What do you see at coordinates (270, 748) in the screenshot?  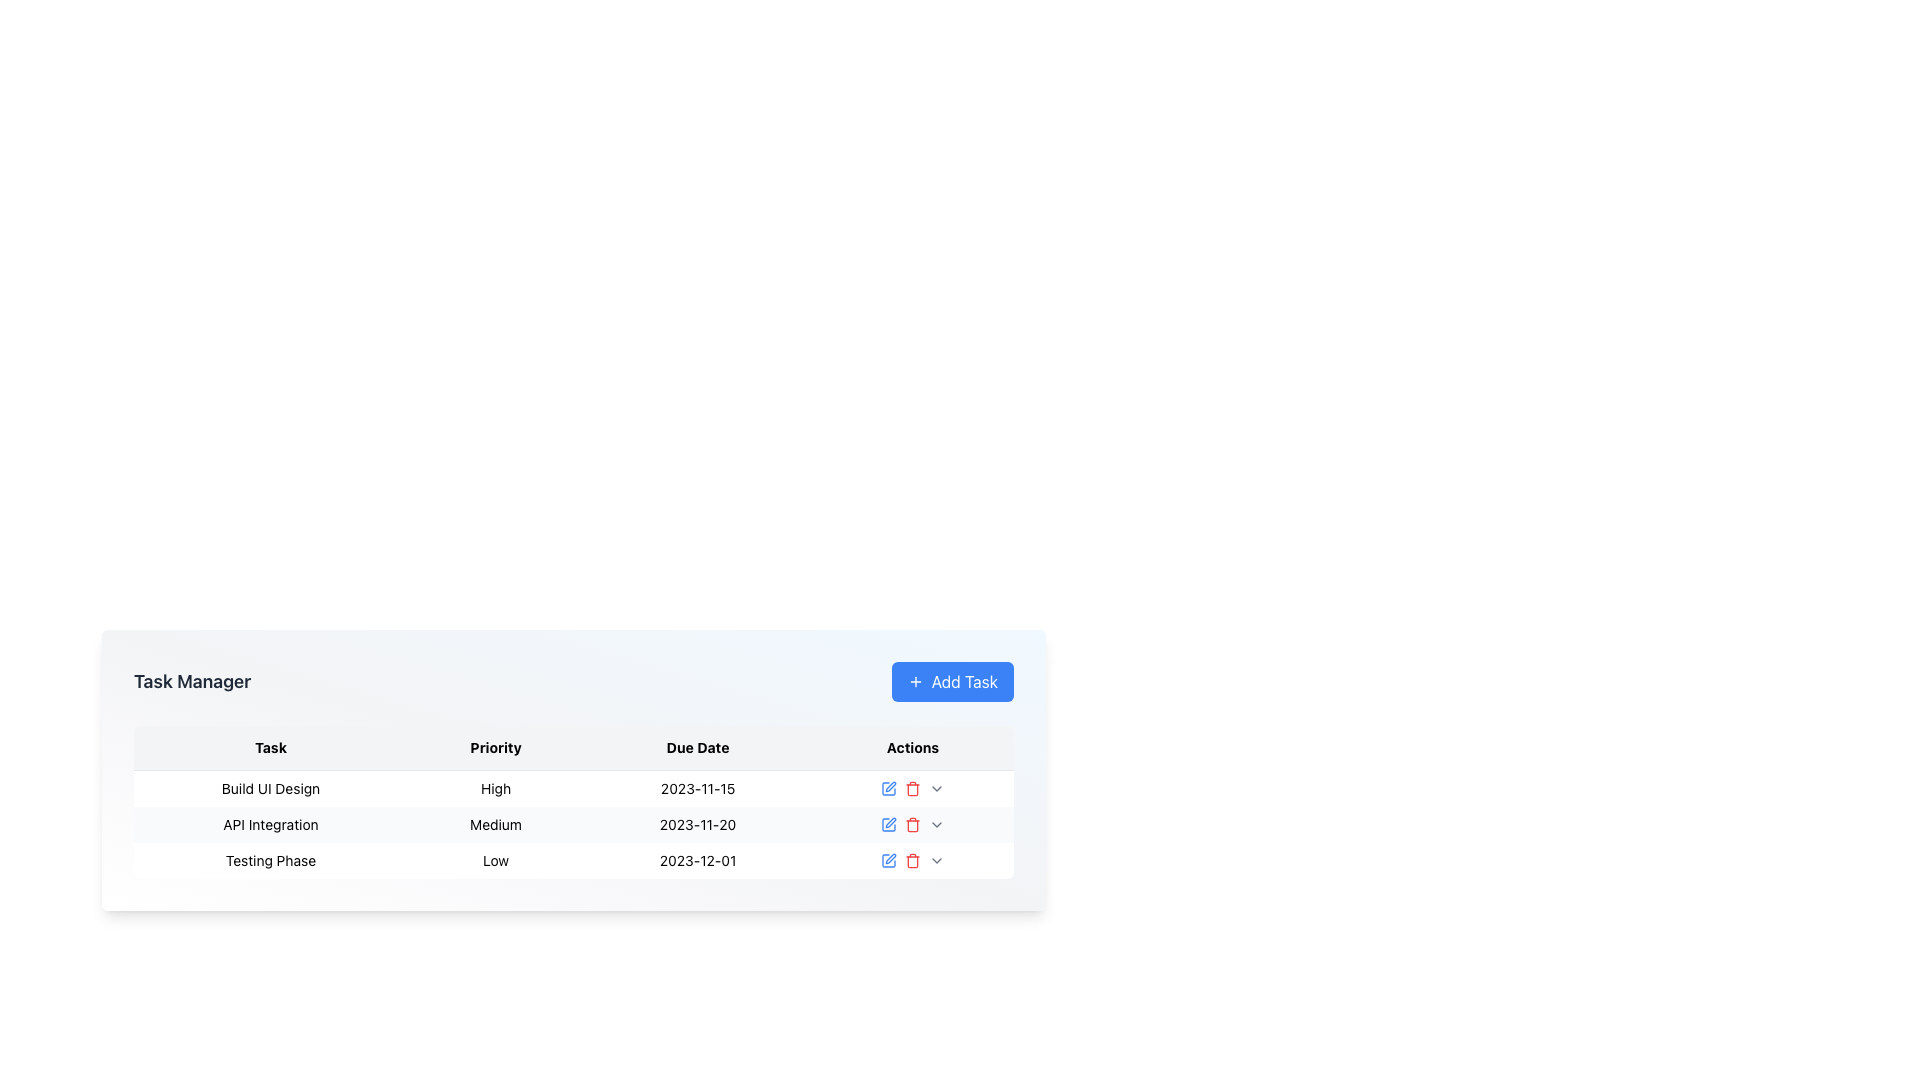 I see `the header label displaying the text 'Task', which is bold and aligned to the left within its header row, located on the far left of its sibling elements` at bounding box center [270, 748].